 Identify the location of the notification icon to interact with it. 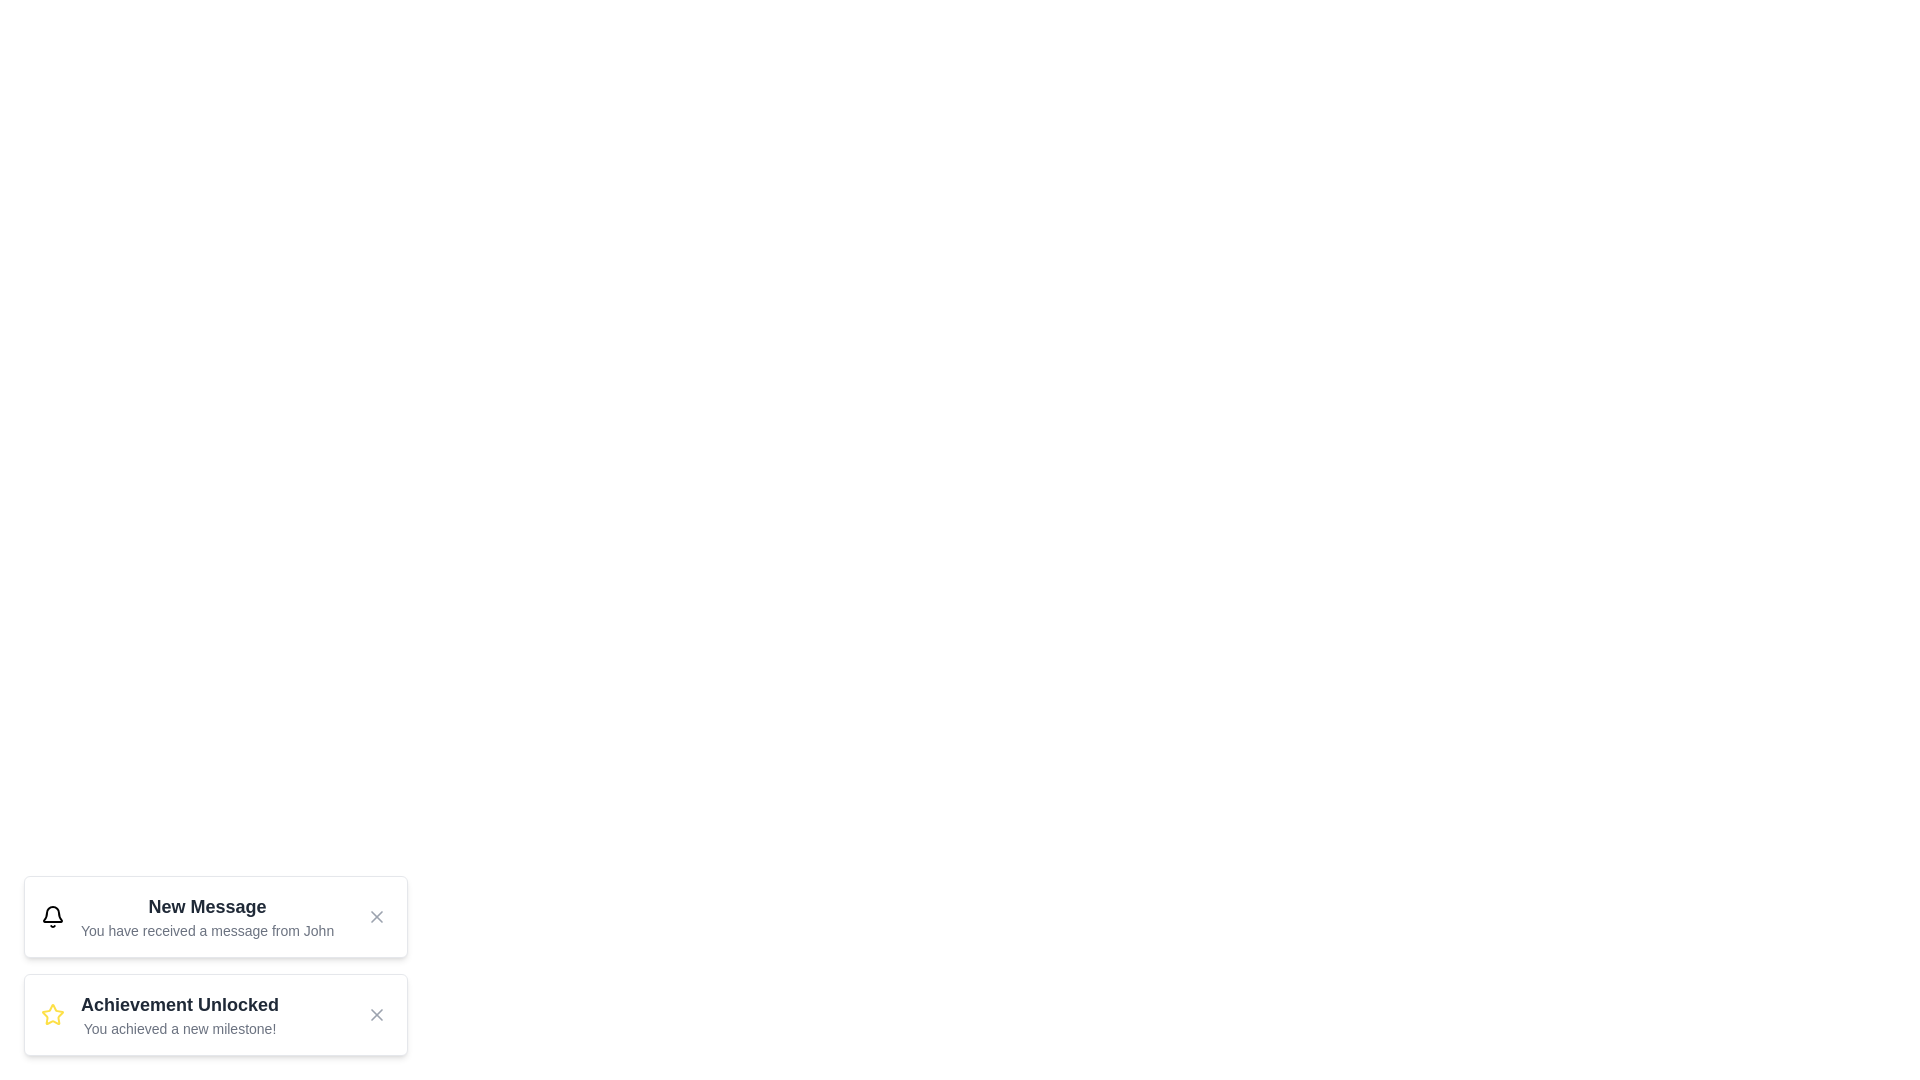
(52, 917).